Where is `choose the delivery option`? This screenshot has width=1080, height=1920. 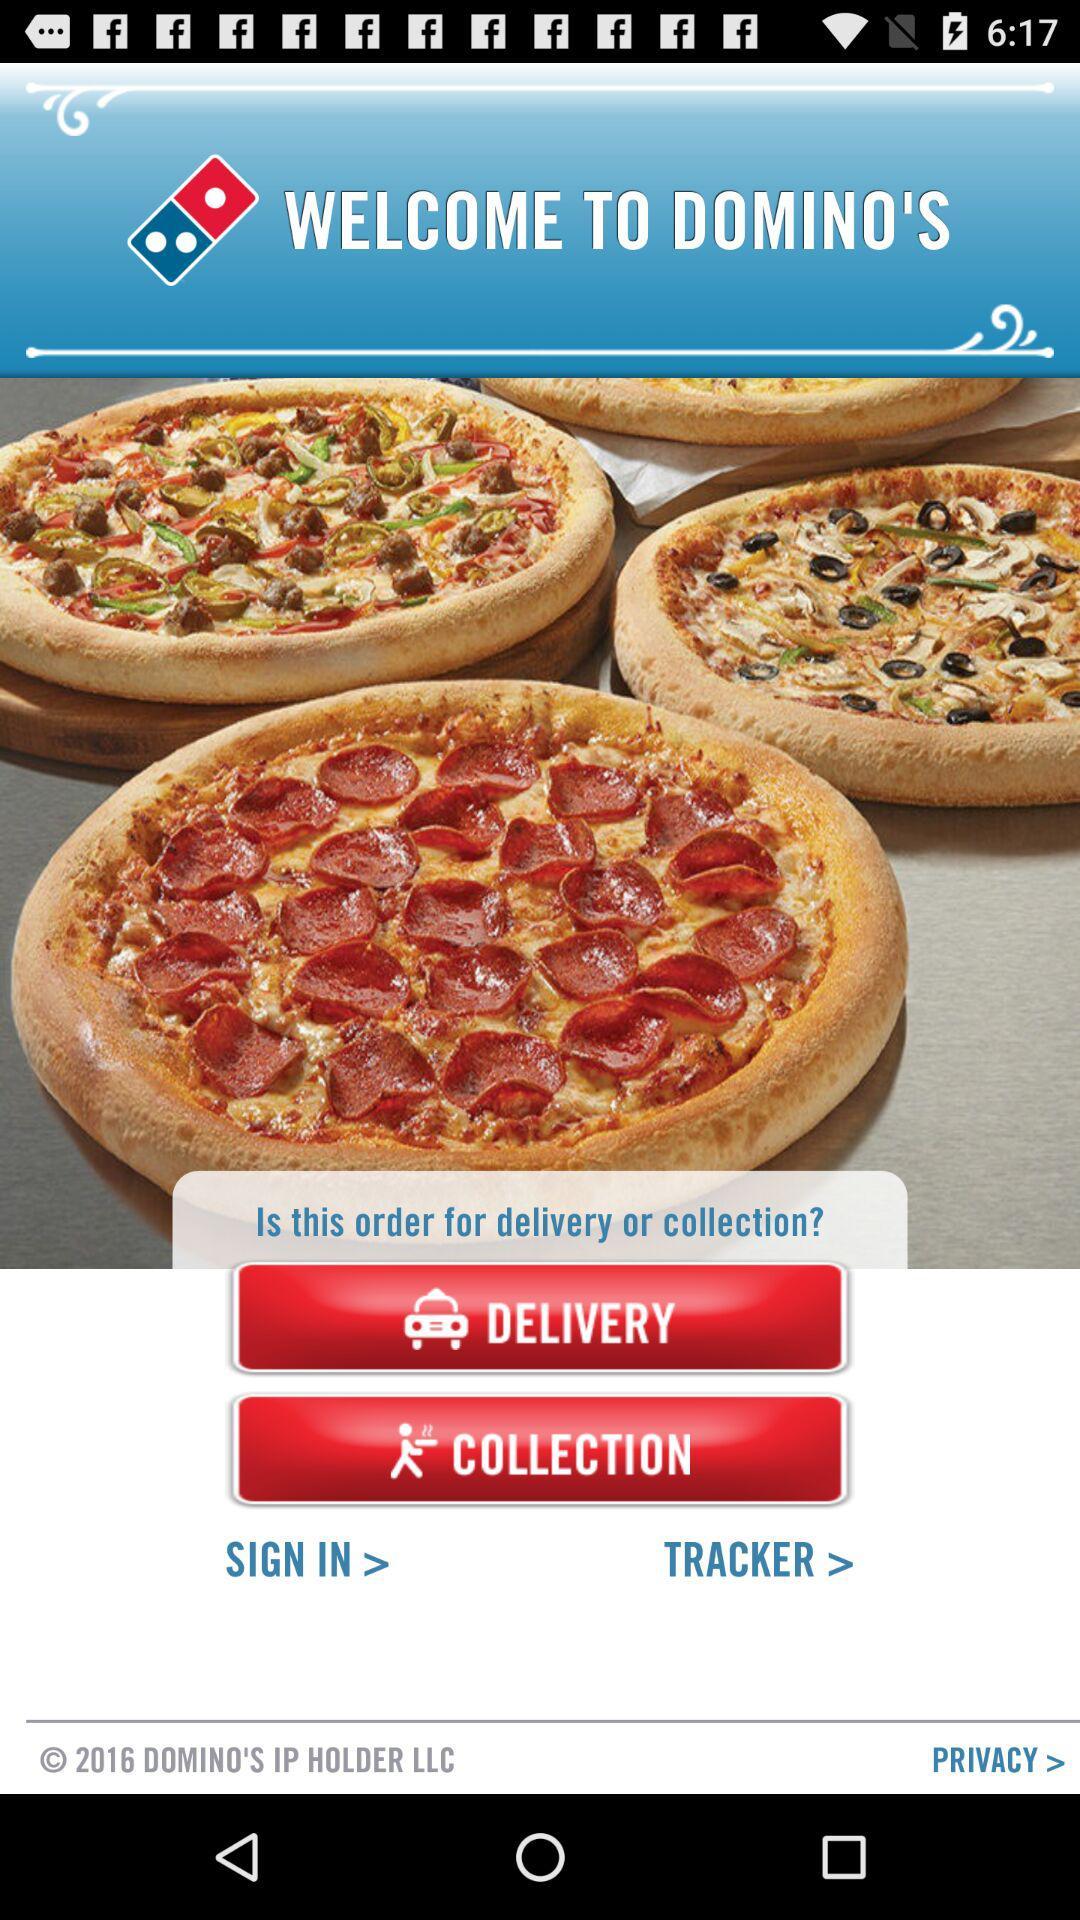
choose the delivery option is located at coordinates (540, 1318).